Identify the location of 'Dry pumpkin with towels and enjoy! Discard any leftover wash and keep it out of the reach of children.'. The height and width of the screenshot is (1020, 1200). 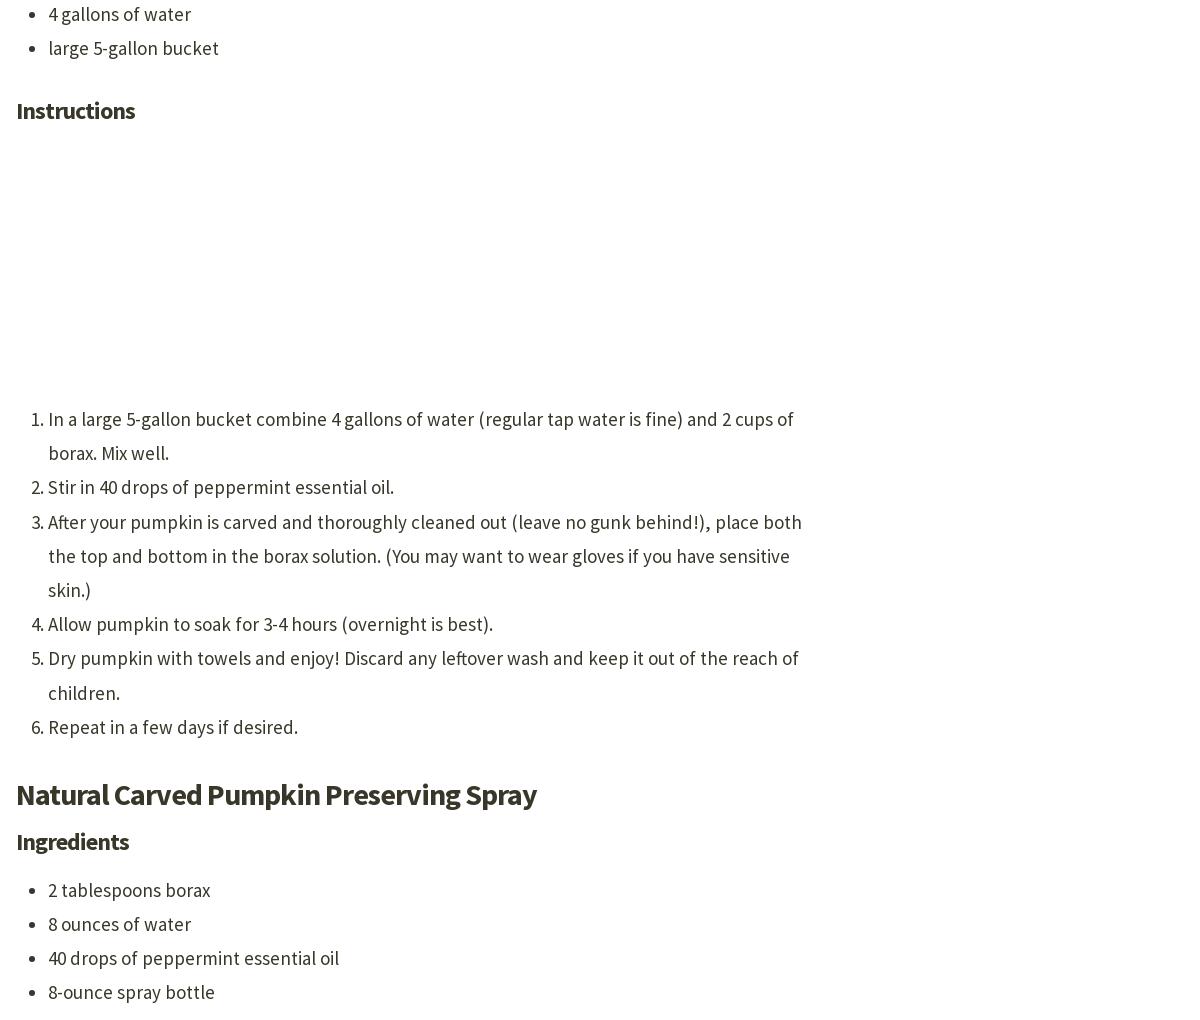
(423, 675).